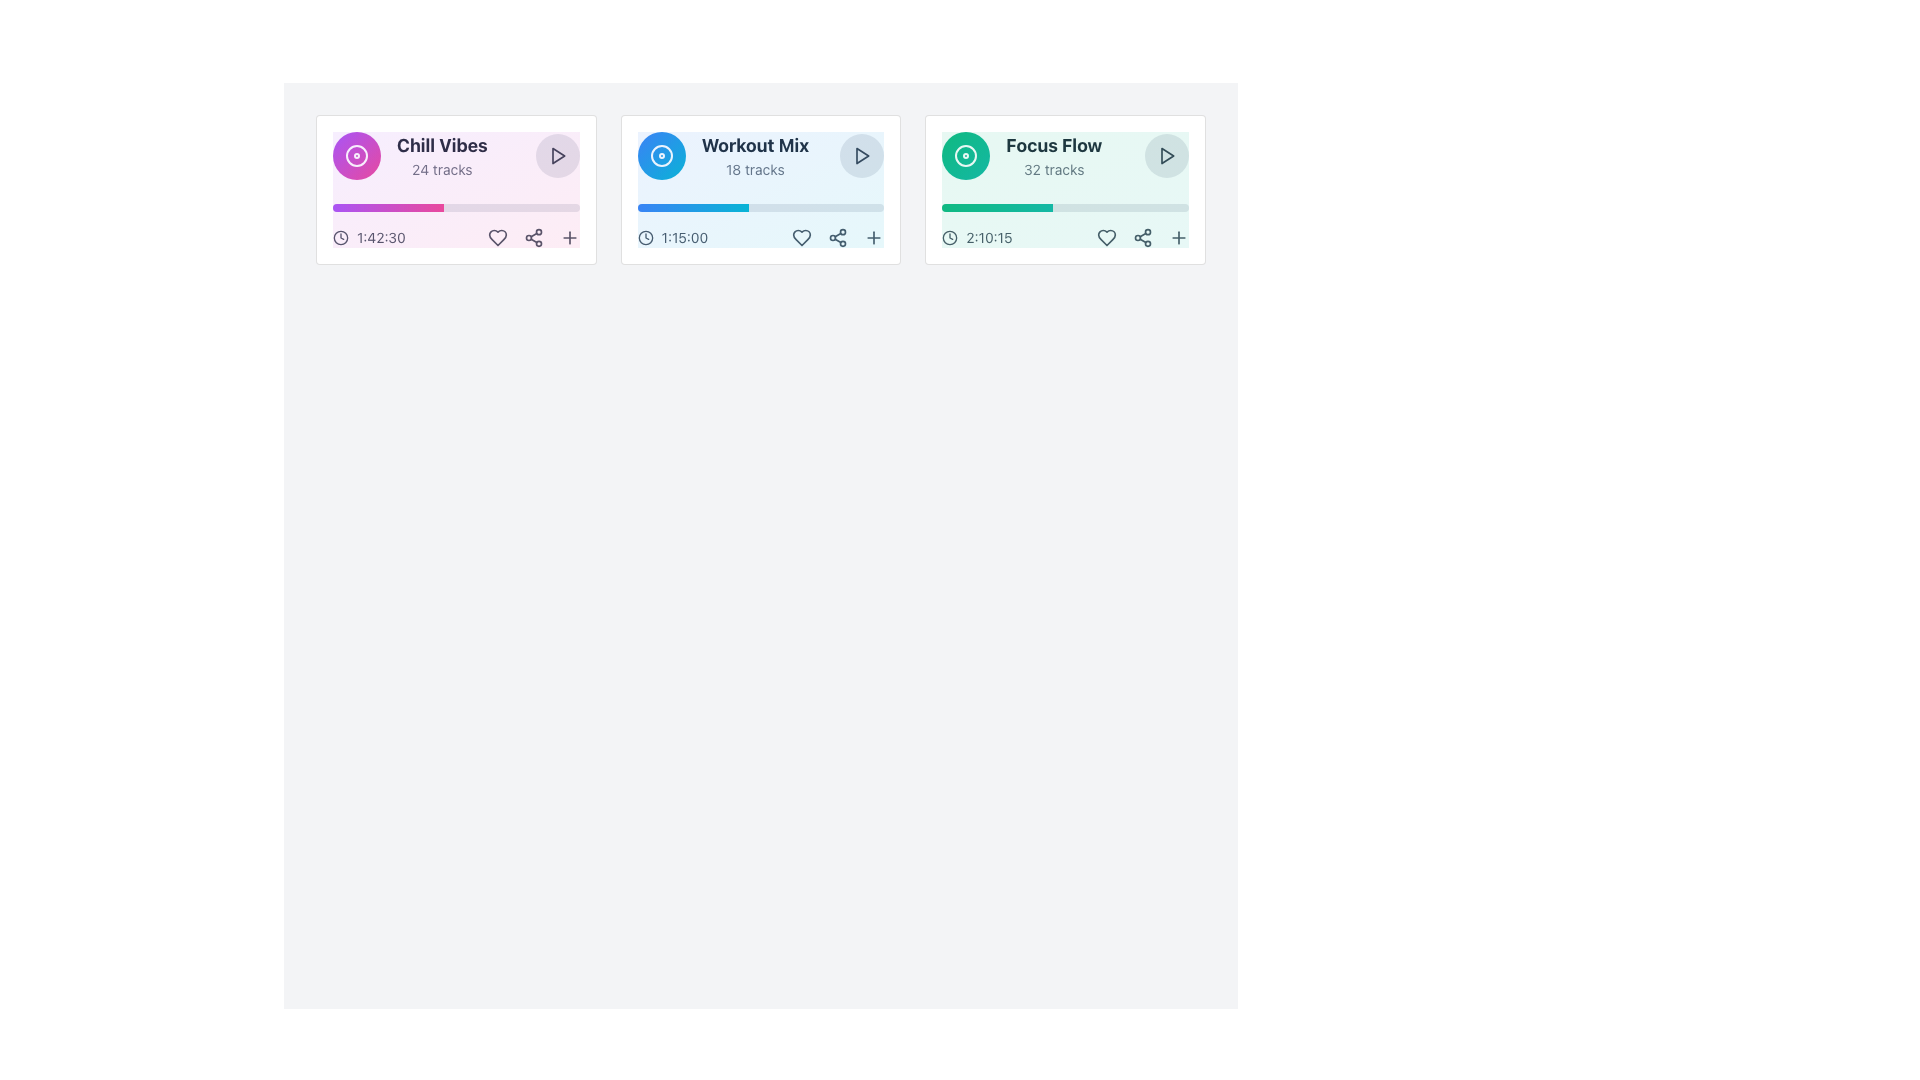 The width and height of the screenshot is (1920, 1080). Describe the element at coordinates (989, 237) in the screenshot. I see `the text displaying '2:10:15' in a digital clock style, located in the bottom left corner of the 'Focus Flow' panel, adjacent to a clock icon` at that location.